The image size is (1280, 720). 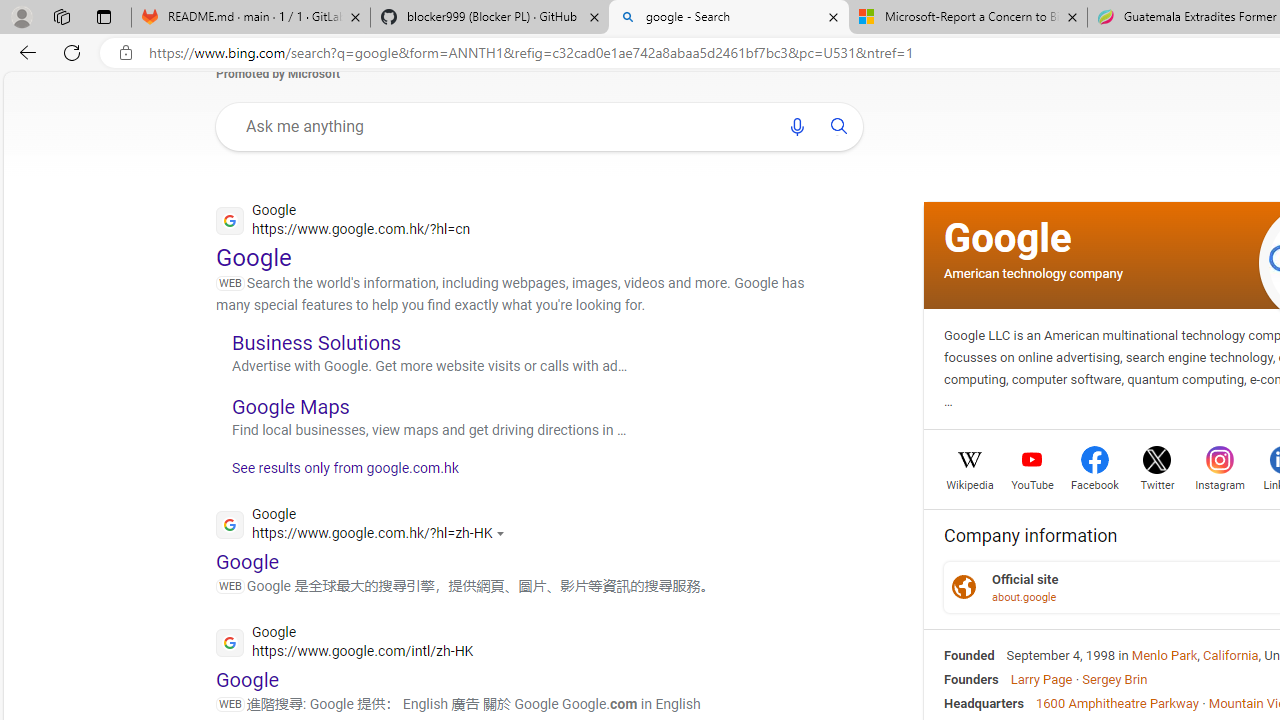 I want to click on 'Menlo Park', so click(x=1164, y=655).